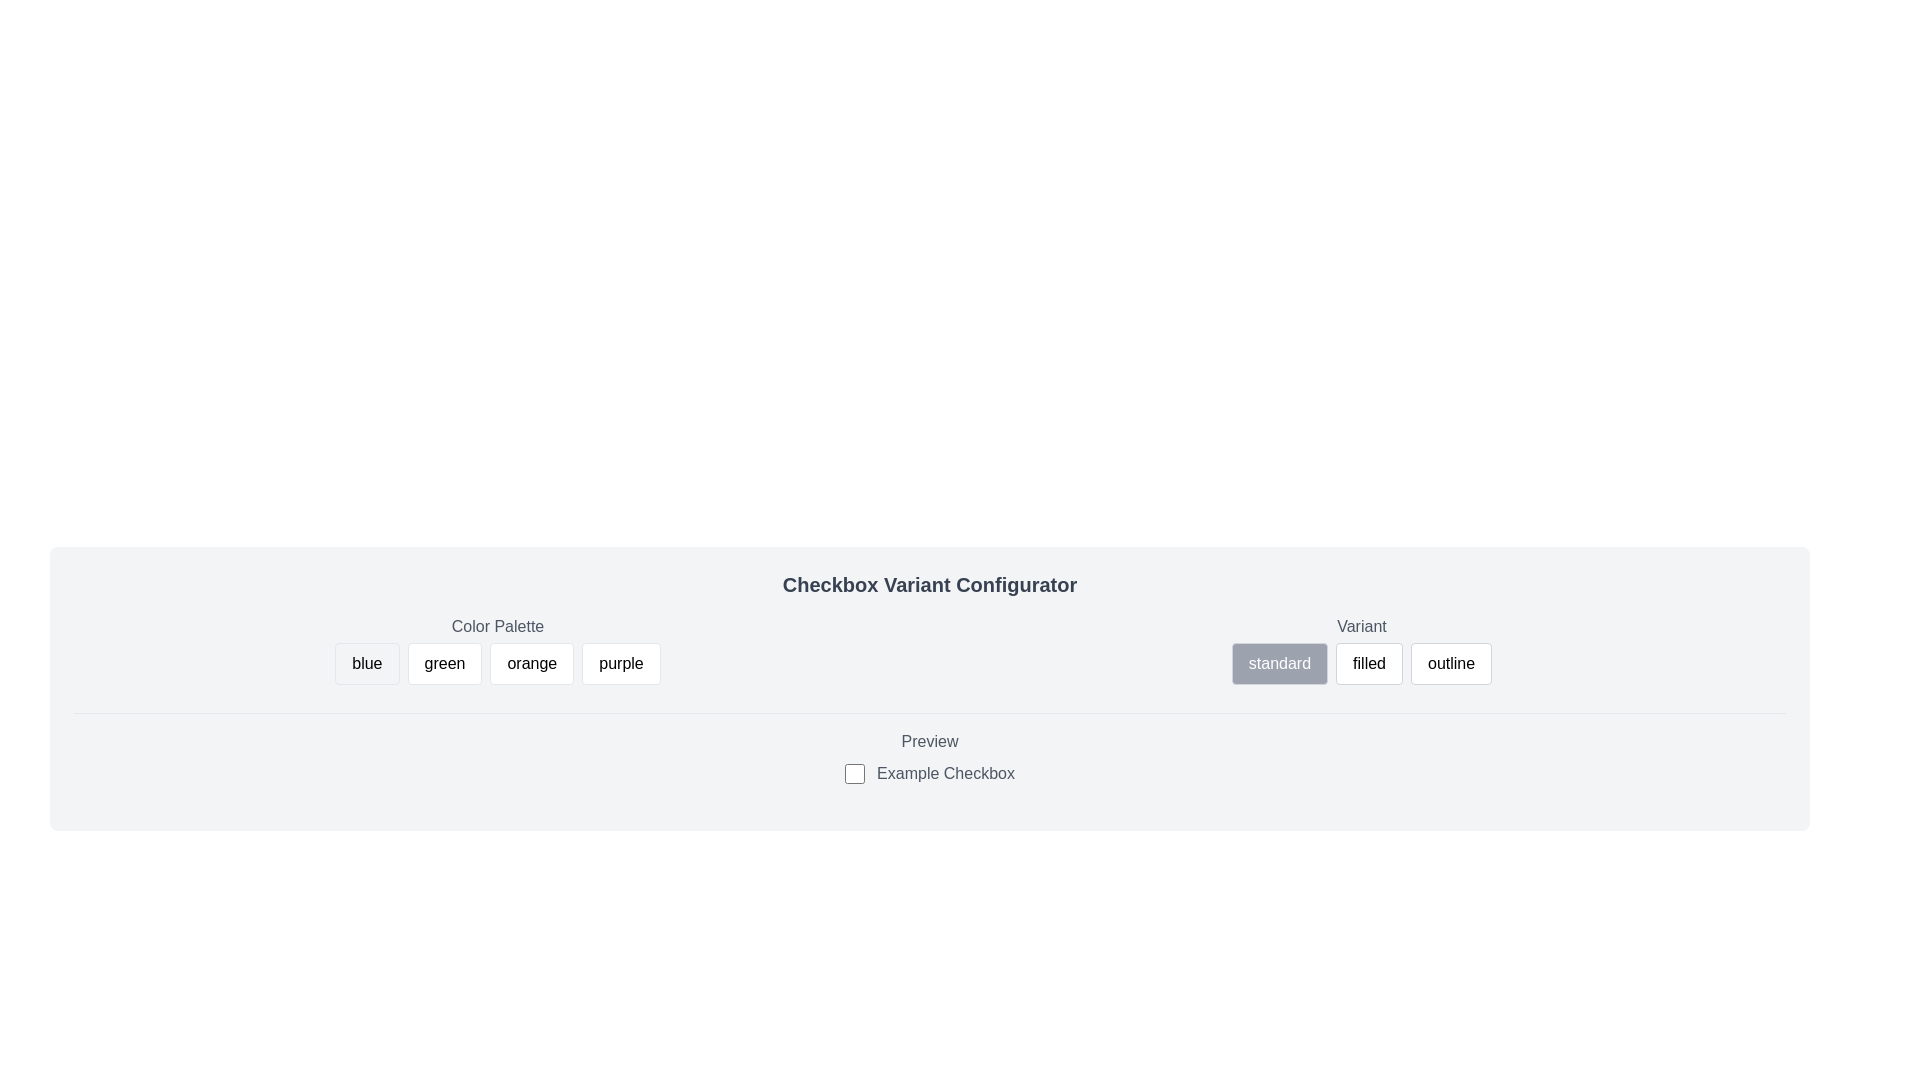 The height and width of the screenshot is (1080, 1920). Describe the element at coordinates (944, 773) in the screenshot. I see `the text label 'Example Checkbox' which is styled in gray font and positioned next to a checkbox to its left` at that location.